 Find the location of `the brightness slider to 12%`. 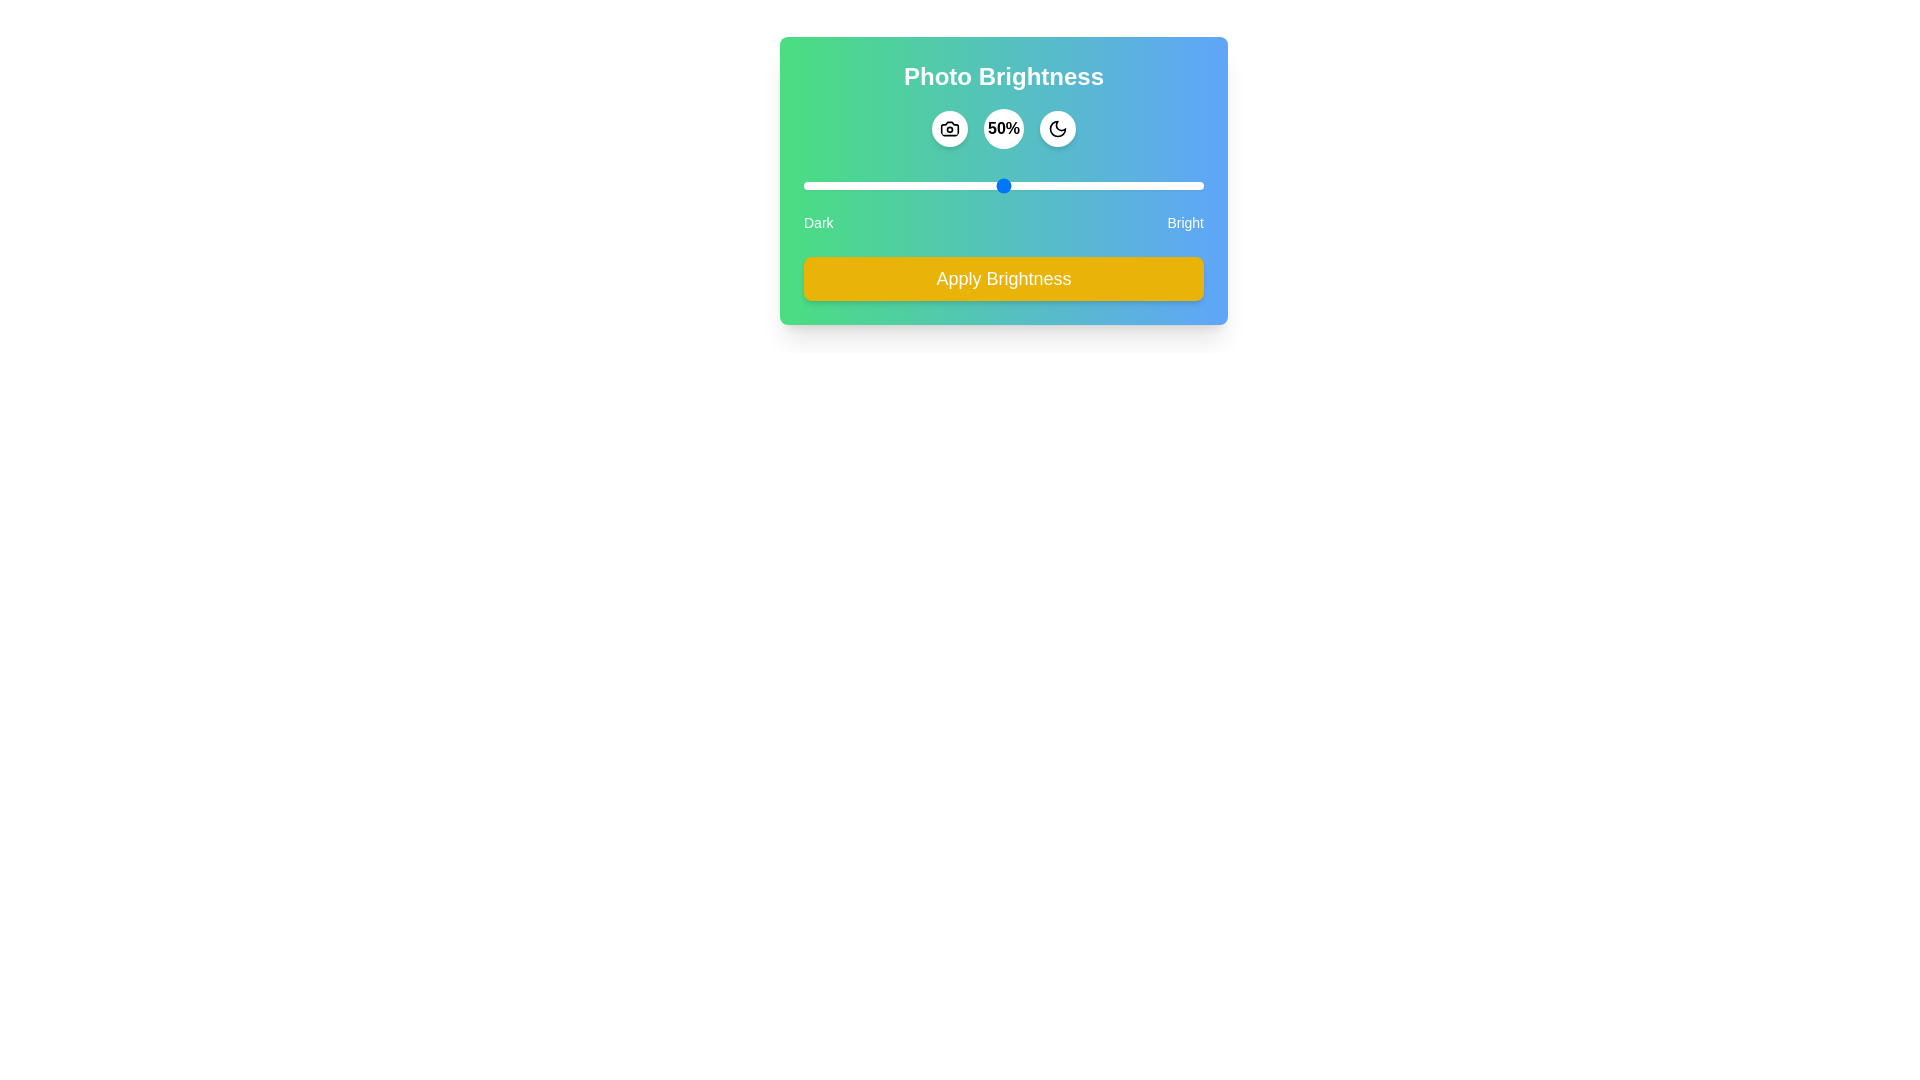

the brightness slider to 12% is located at coordinates (851, 185).